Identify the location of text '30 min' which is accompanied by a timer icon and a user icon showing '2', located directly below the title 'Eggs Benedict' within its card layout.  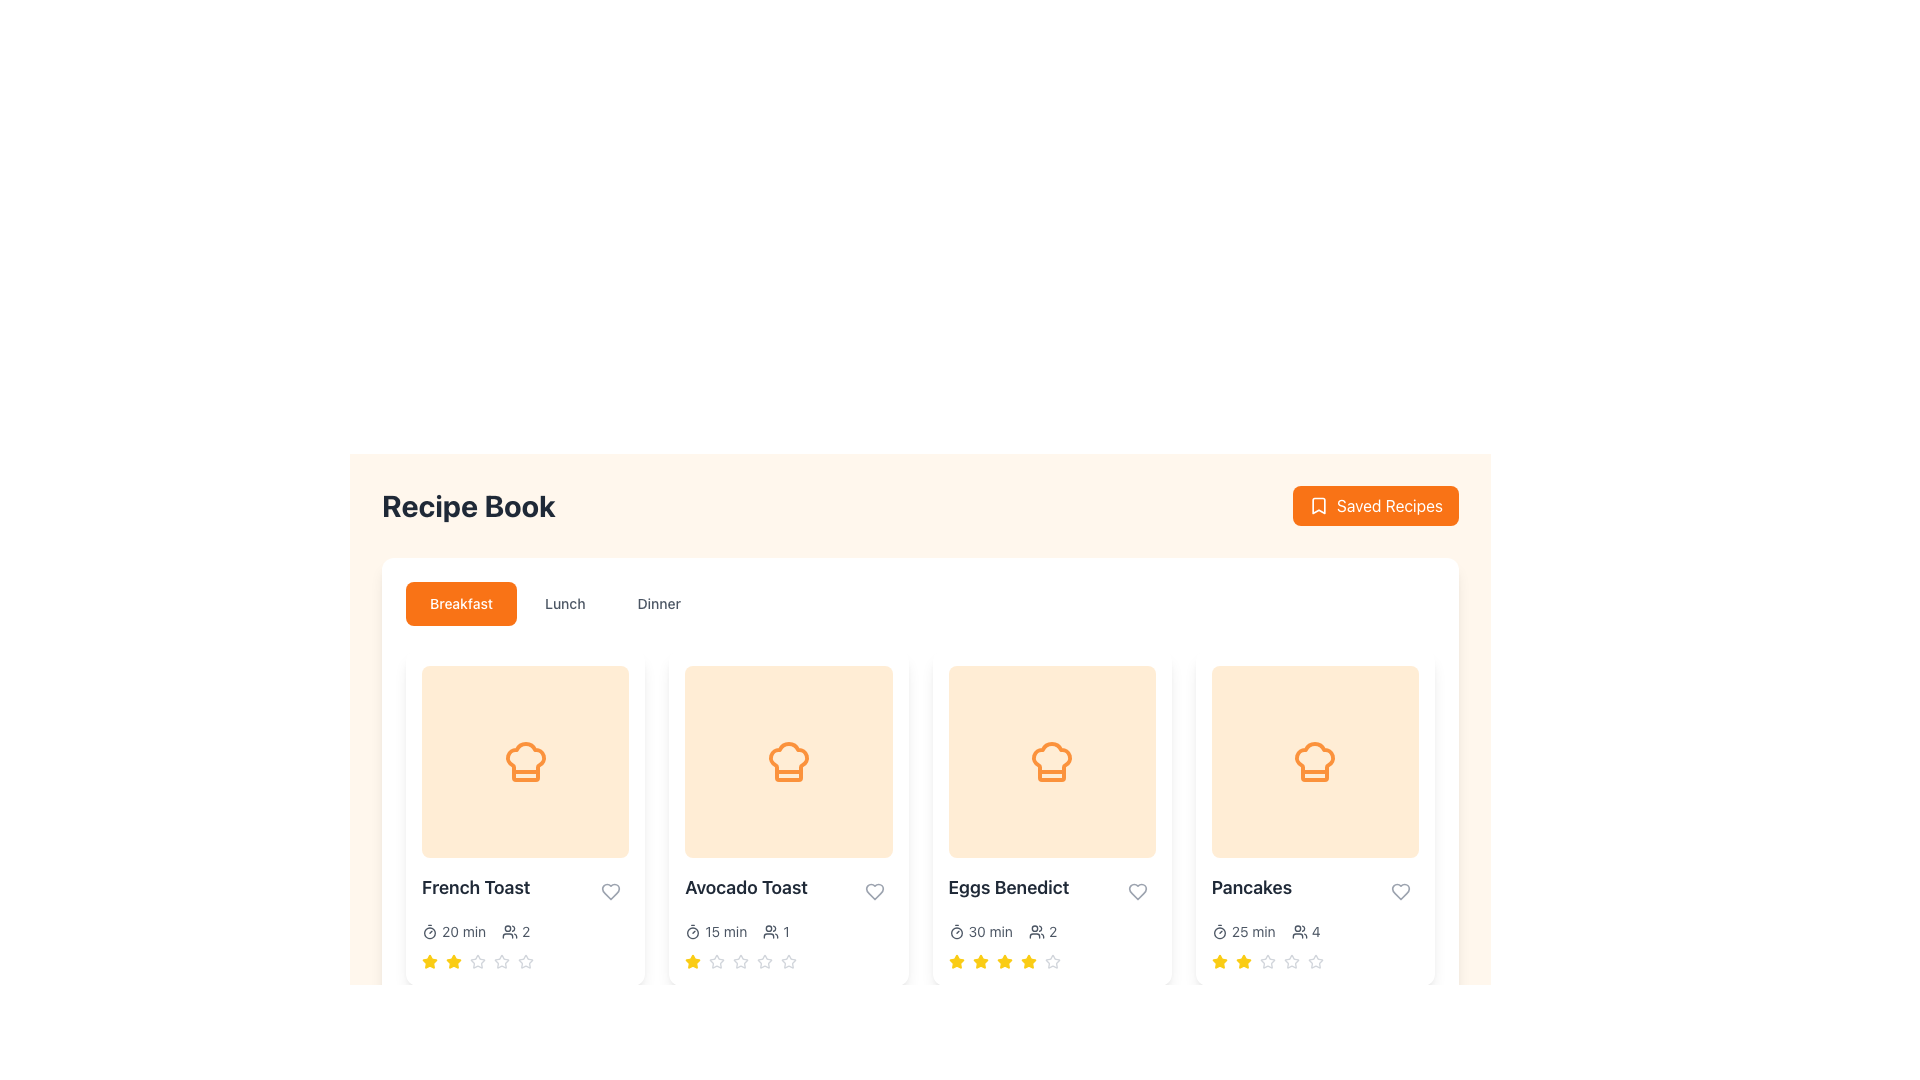
(1051, 932).